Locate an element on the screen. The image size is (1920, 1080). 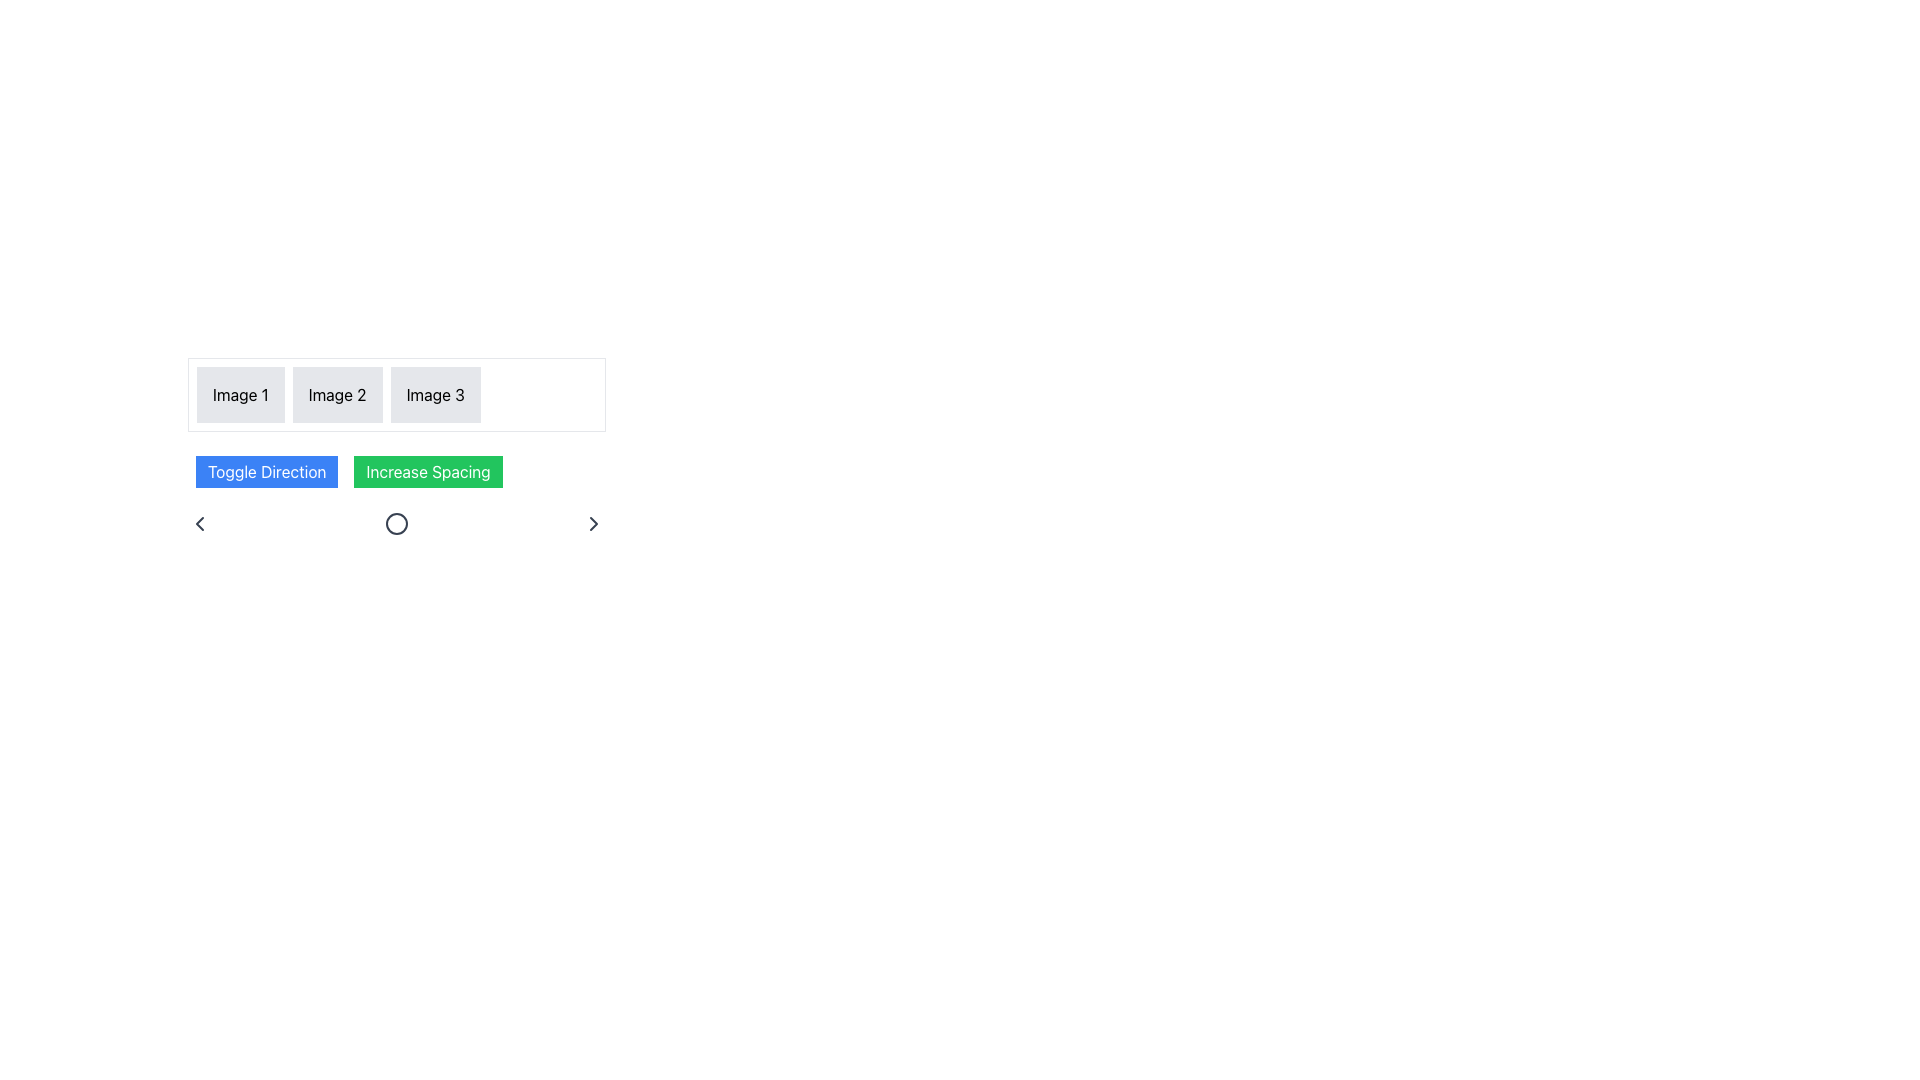
the second button in the horizontal group of buttons, located to the right of the blue 'Toggle Direction' button is located at coordinates (427, 471).